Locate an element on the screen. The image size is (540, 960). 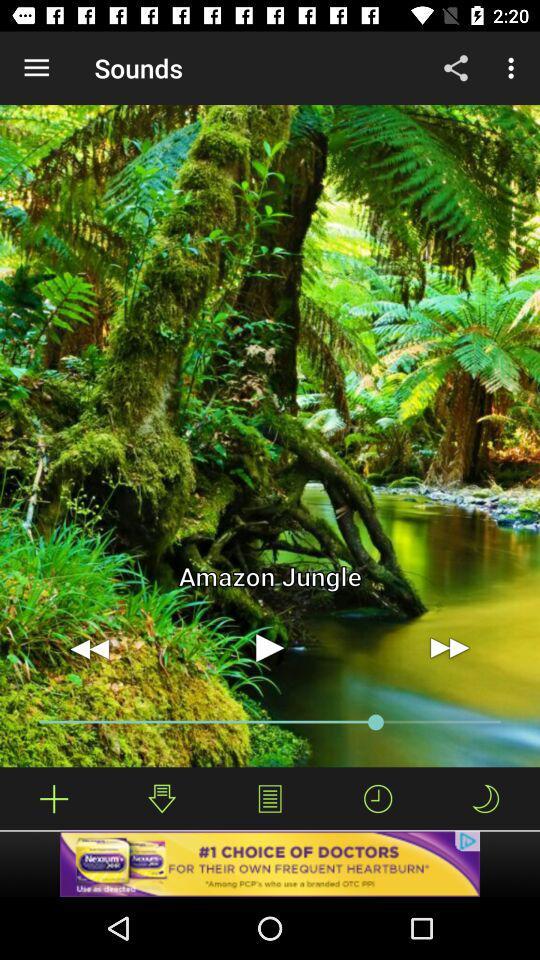
blink option is located at coordinates (484, 798).